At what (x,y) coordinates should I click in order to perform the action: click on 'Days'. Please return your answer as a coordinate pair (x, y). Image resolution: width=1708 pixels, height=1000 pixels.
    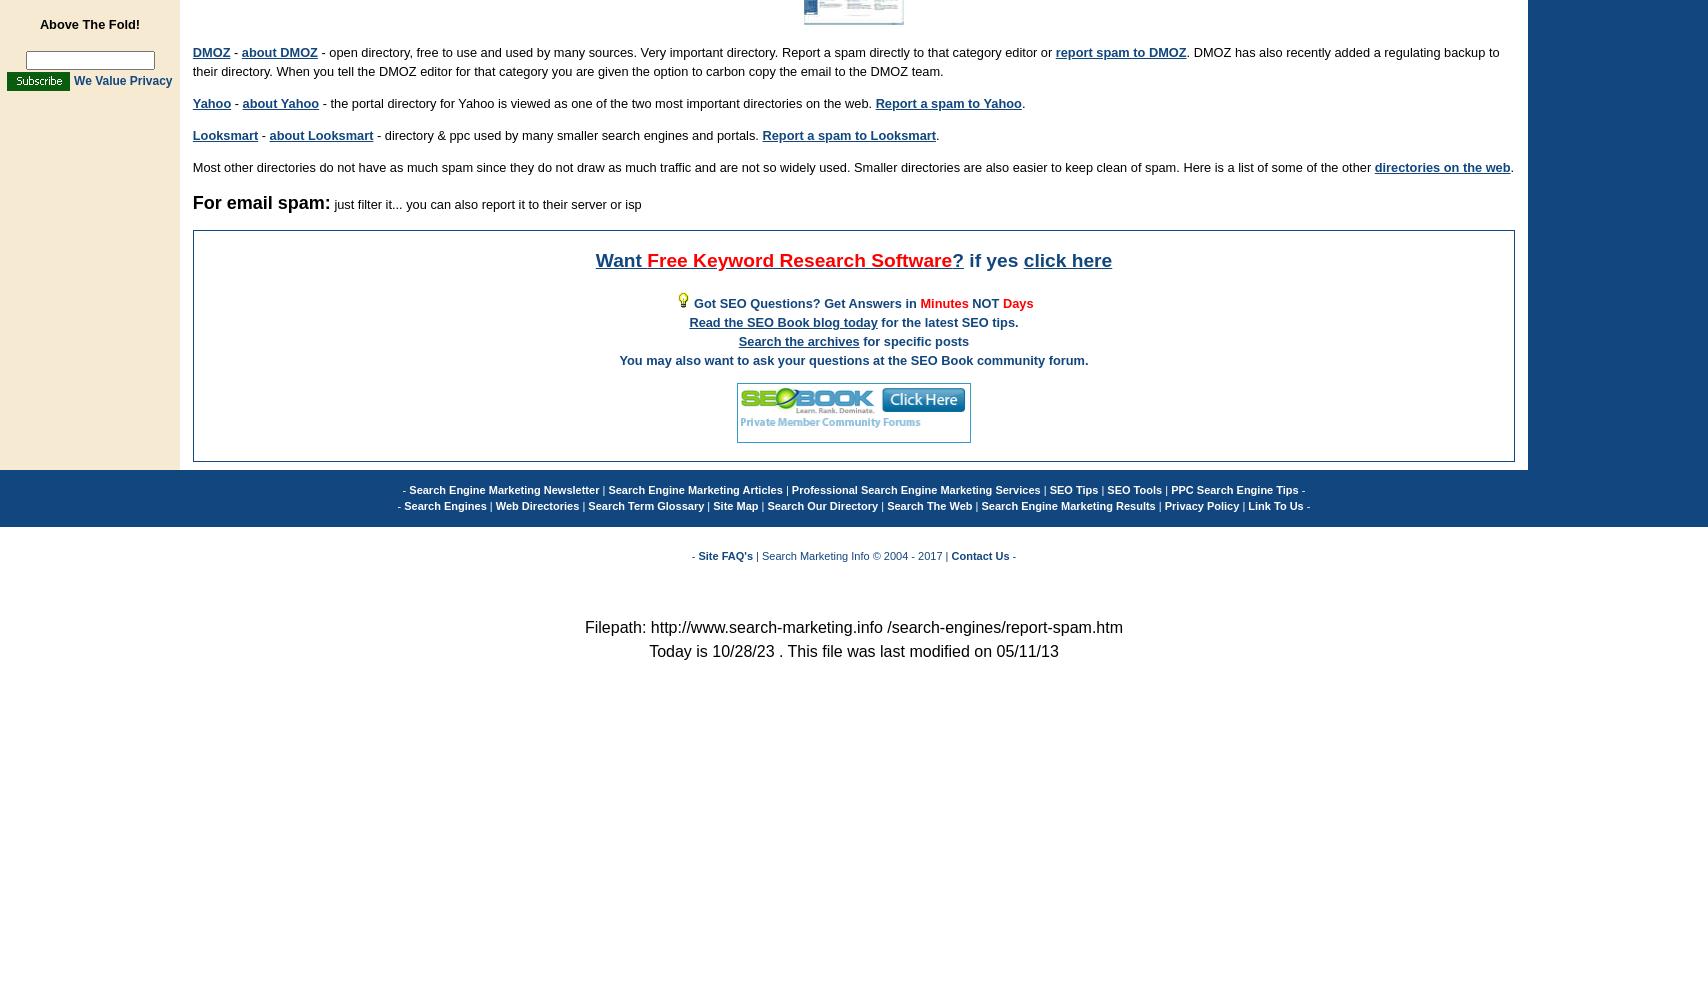
    Looking at the image, I should click on (1017, 302).